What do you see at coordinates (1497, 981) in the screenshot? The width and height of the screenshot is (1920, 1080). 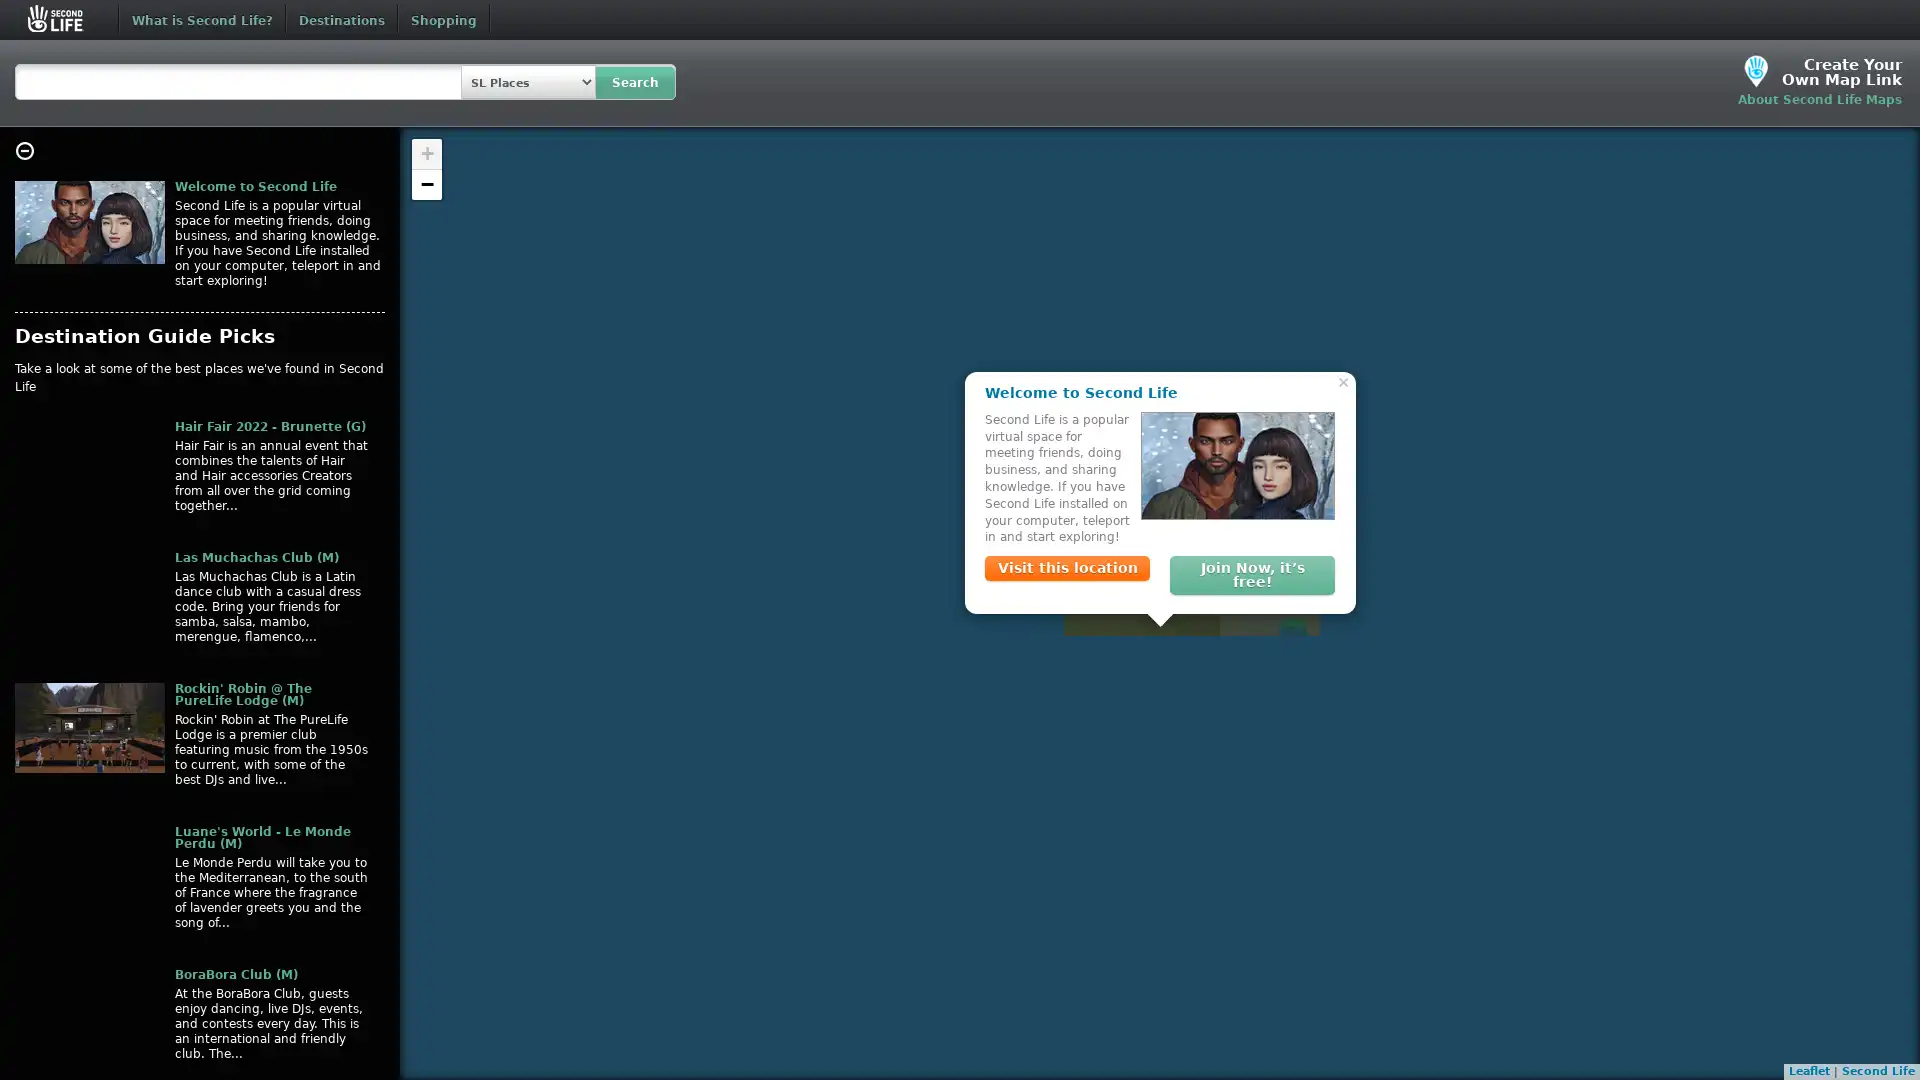 I see `Close` at bounding box center [1497, 981].